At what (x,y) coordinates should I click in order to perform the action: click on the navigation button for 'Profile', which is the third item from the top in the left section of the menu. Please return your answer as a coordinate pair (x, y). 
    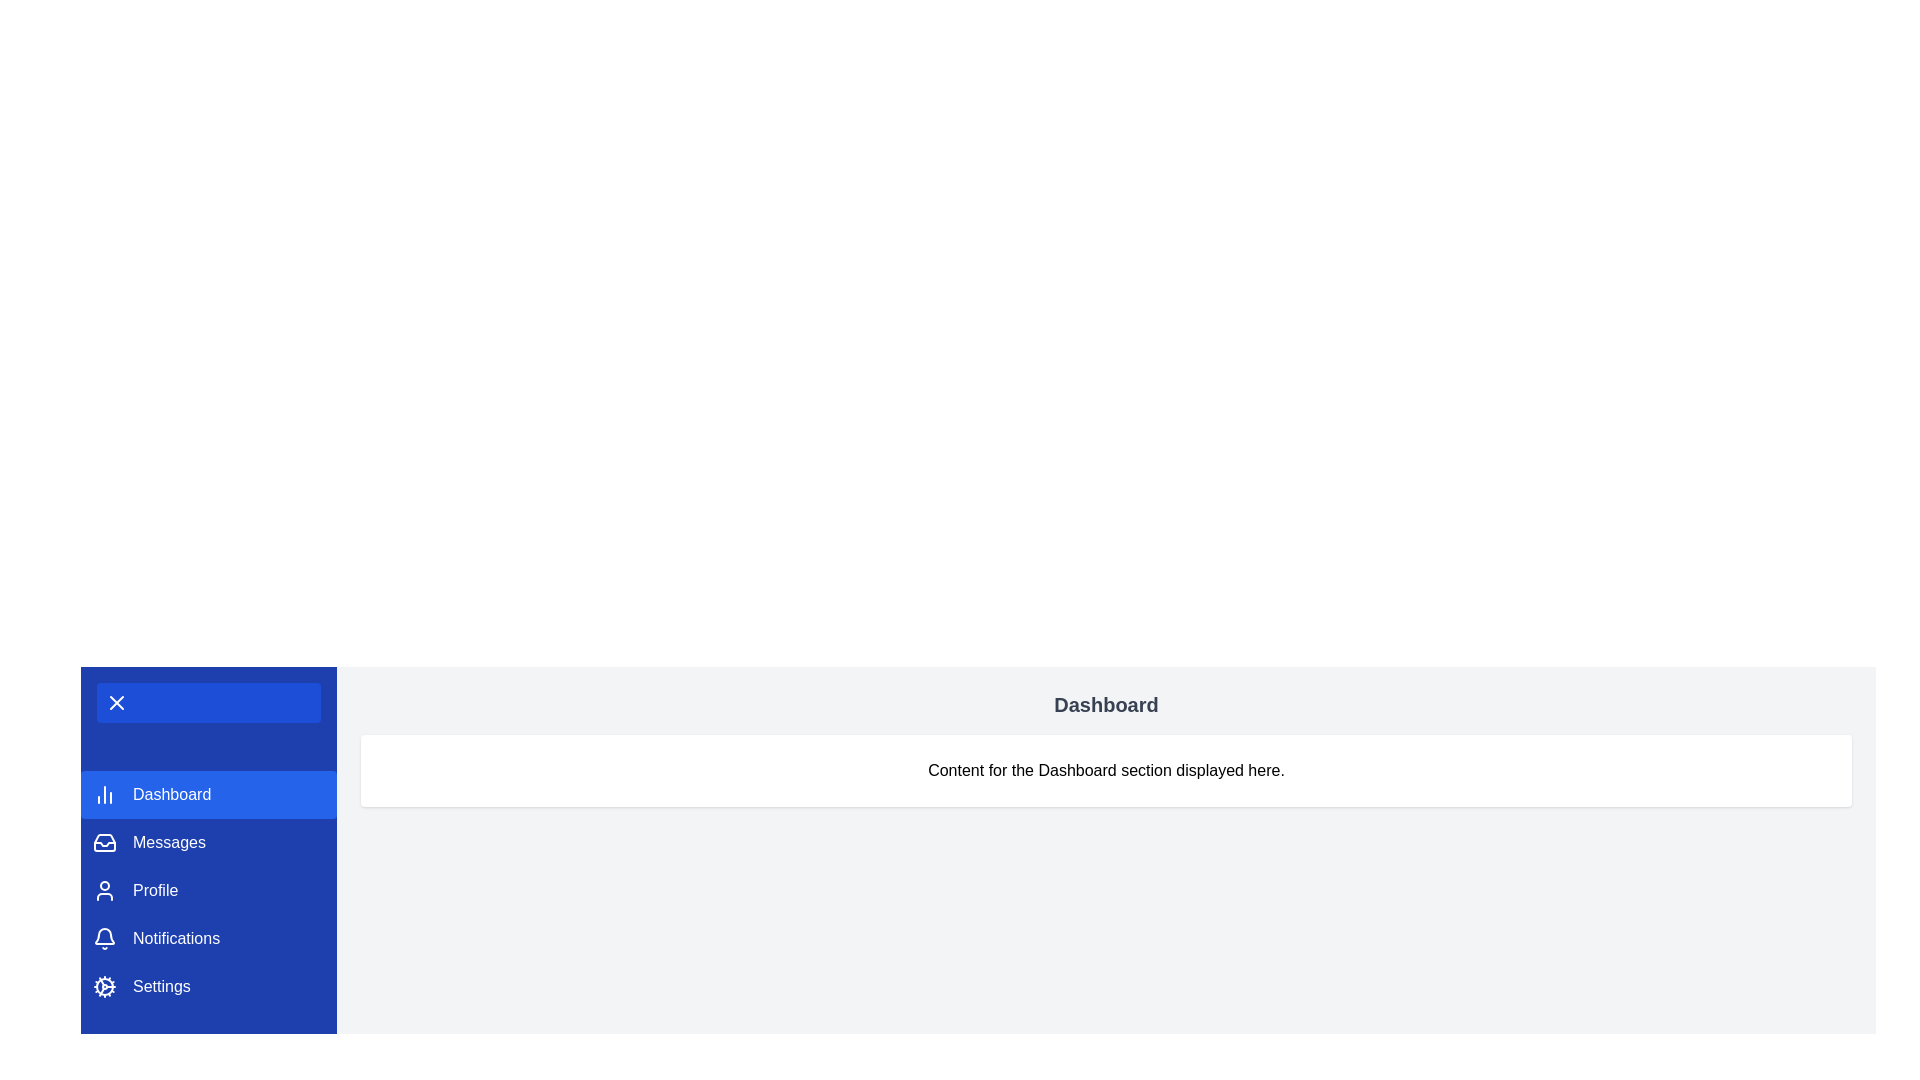
    Looking at the image, I should click on (209, 890).